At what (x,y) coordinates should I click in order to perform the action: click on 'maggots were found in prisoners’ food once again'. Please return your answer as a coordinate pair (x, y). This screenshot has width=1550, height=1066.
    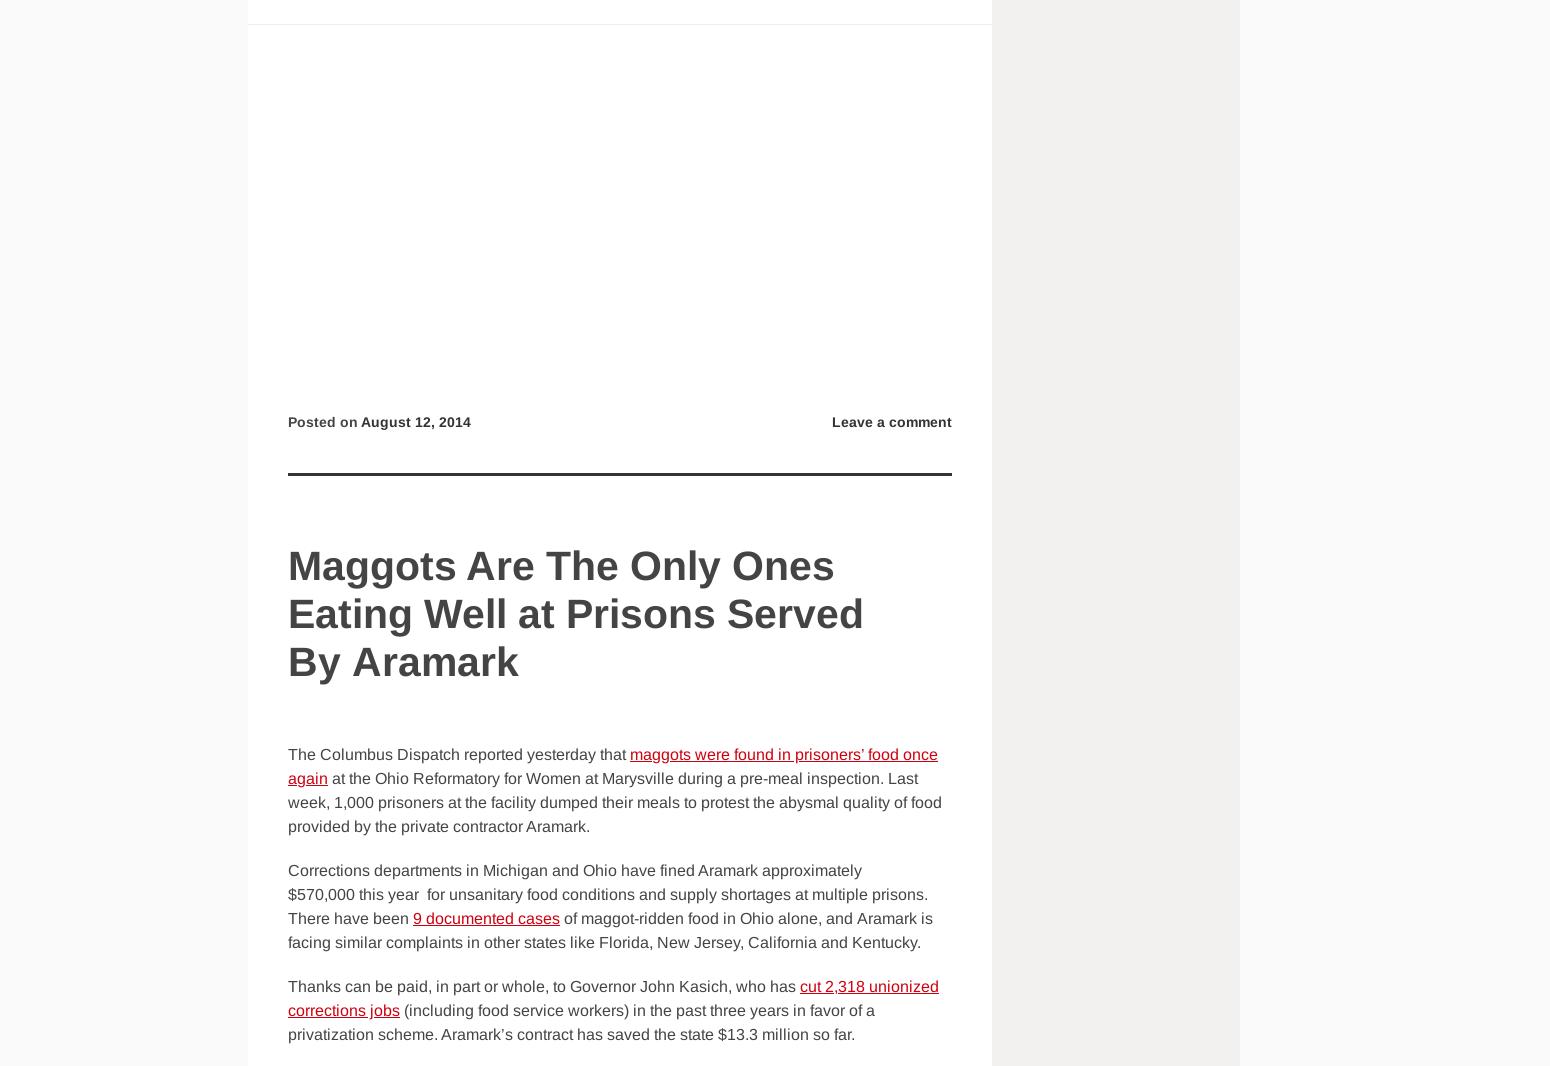
    Looking at the image, I should click on (287, 765).